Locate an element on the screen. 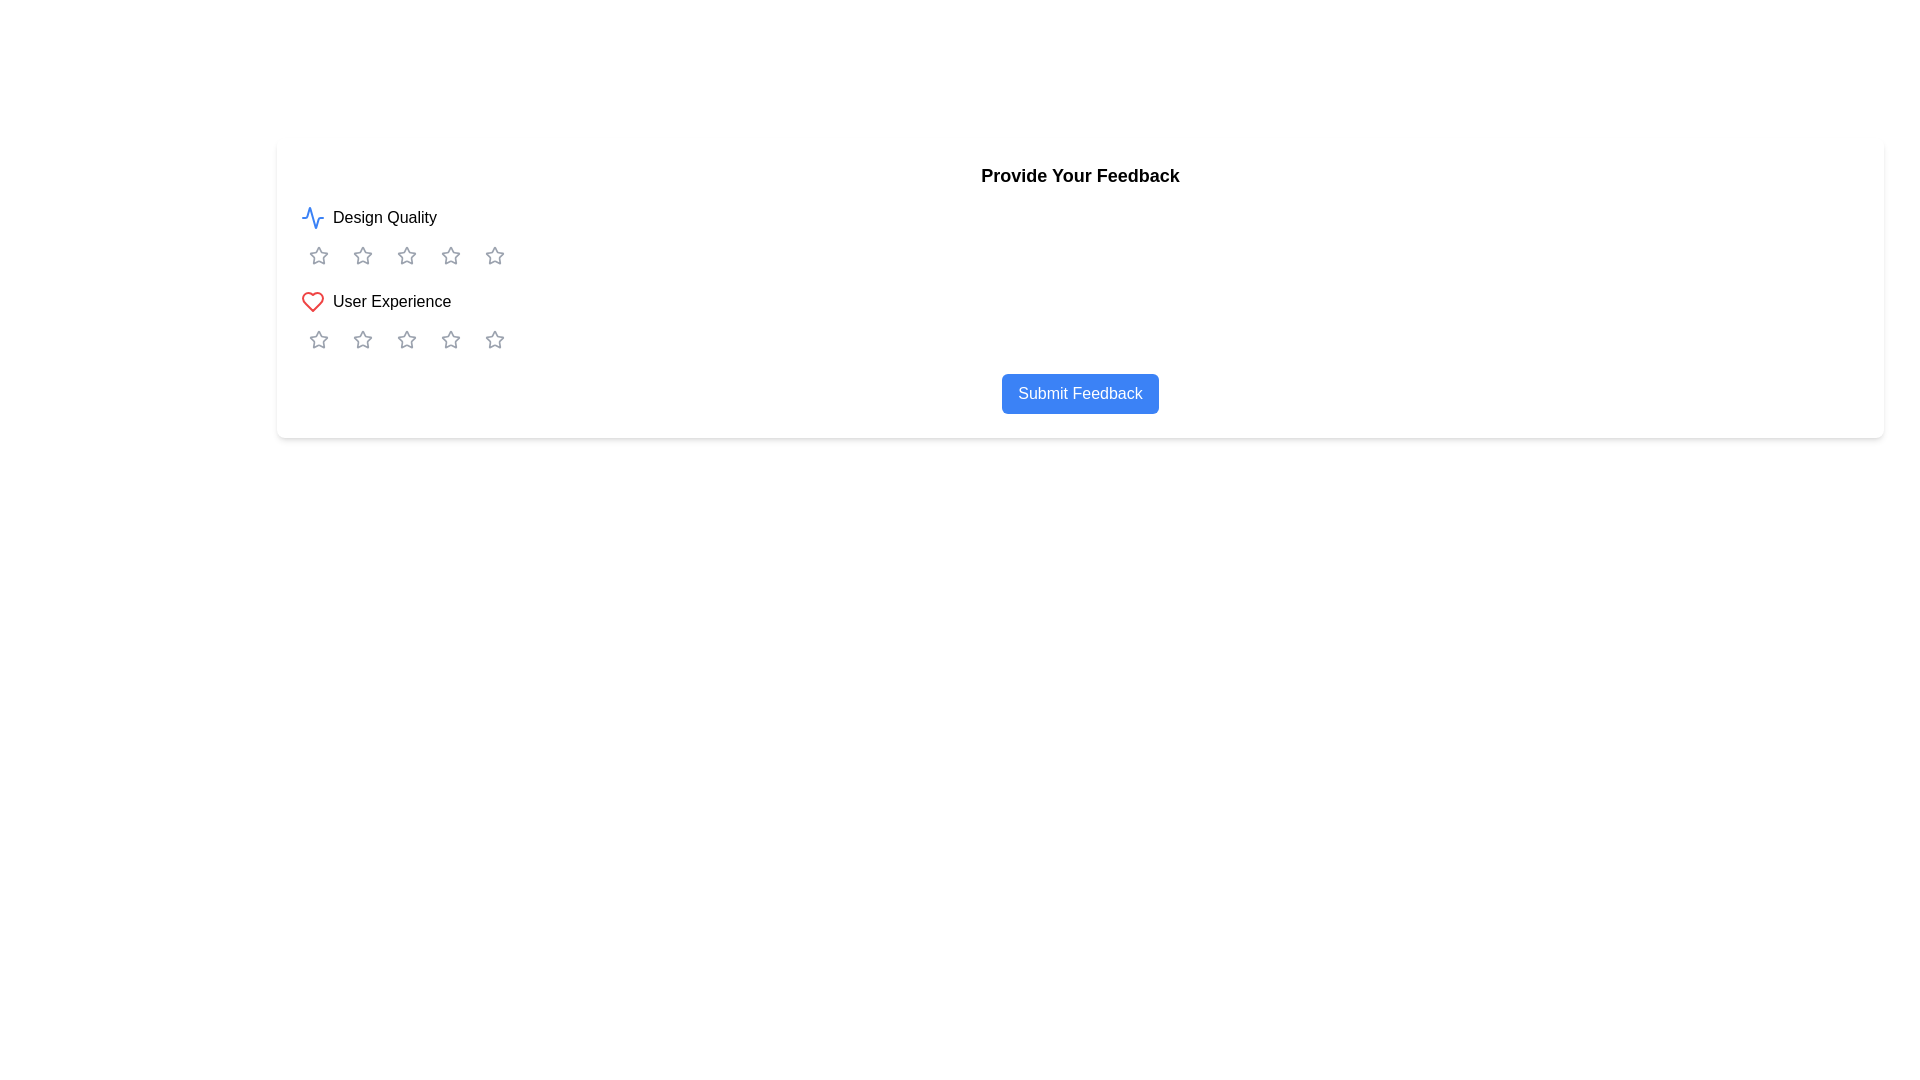  one of the star icons in the star rating component located in the 'User Experience' section is located at coordinates (1079, 338).